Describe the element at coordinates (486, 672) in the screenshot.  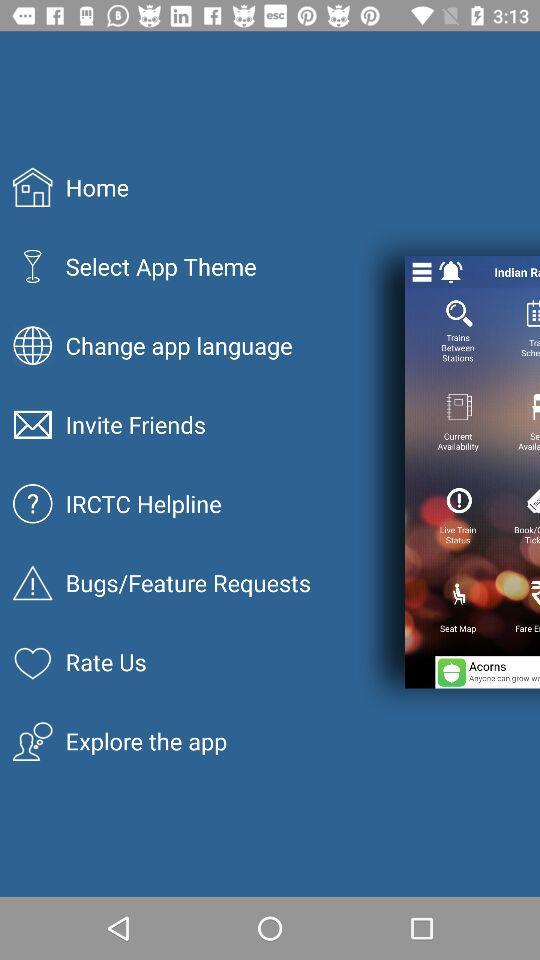
I see `icon next to rate us item` at that location.